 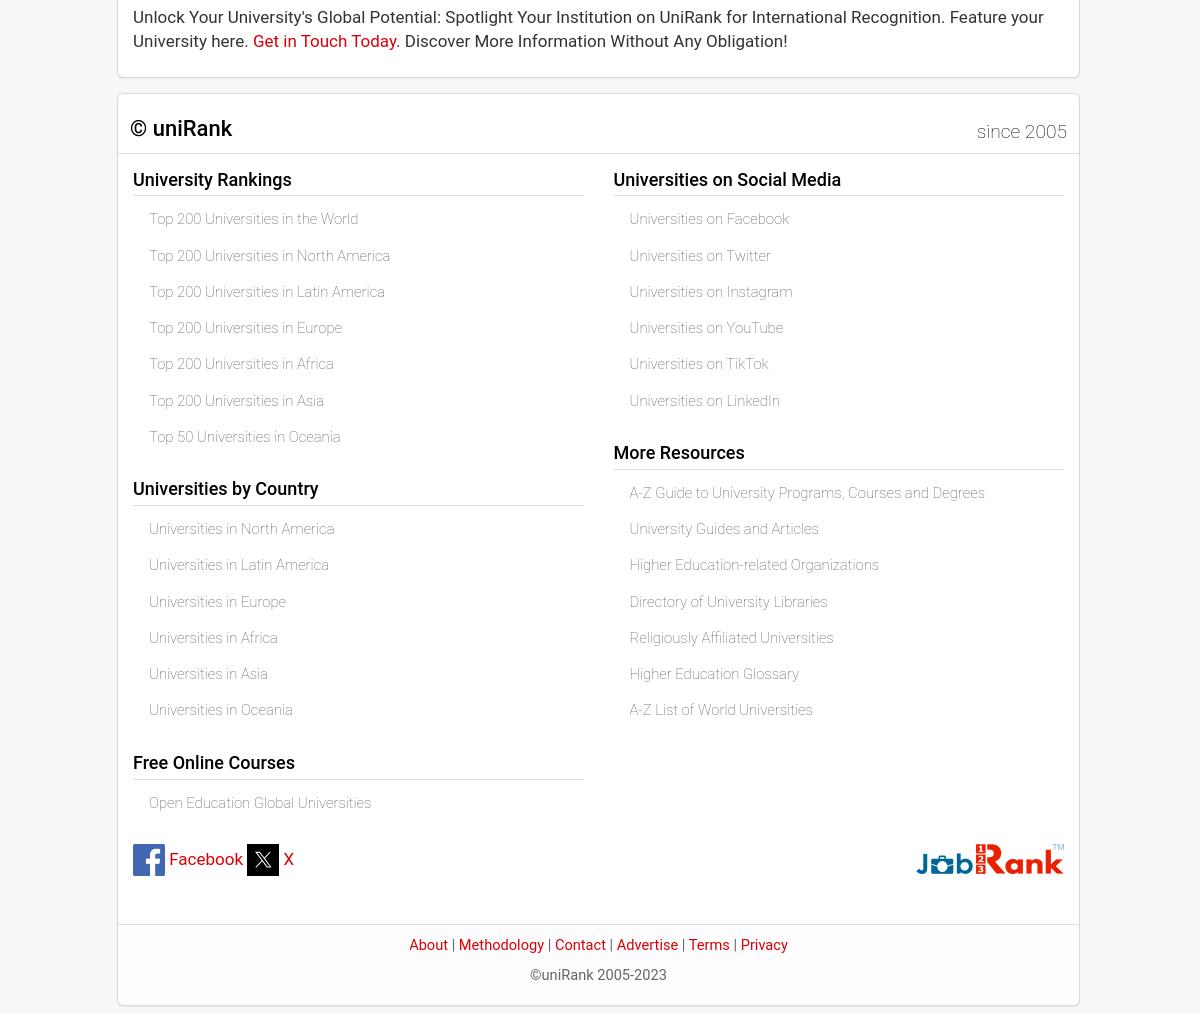 I want to click on 'Top 50 Universities in Oceania', so click(x=243, y=434).